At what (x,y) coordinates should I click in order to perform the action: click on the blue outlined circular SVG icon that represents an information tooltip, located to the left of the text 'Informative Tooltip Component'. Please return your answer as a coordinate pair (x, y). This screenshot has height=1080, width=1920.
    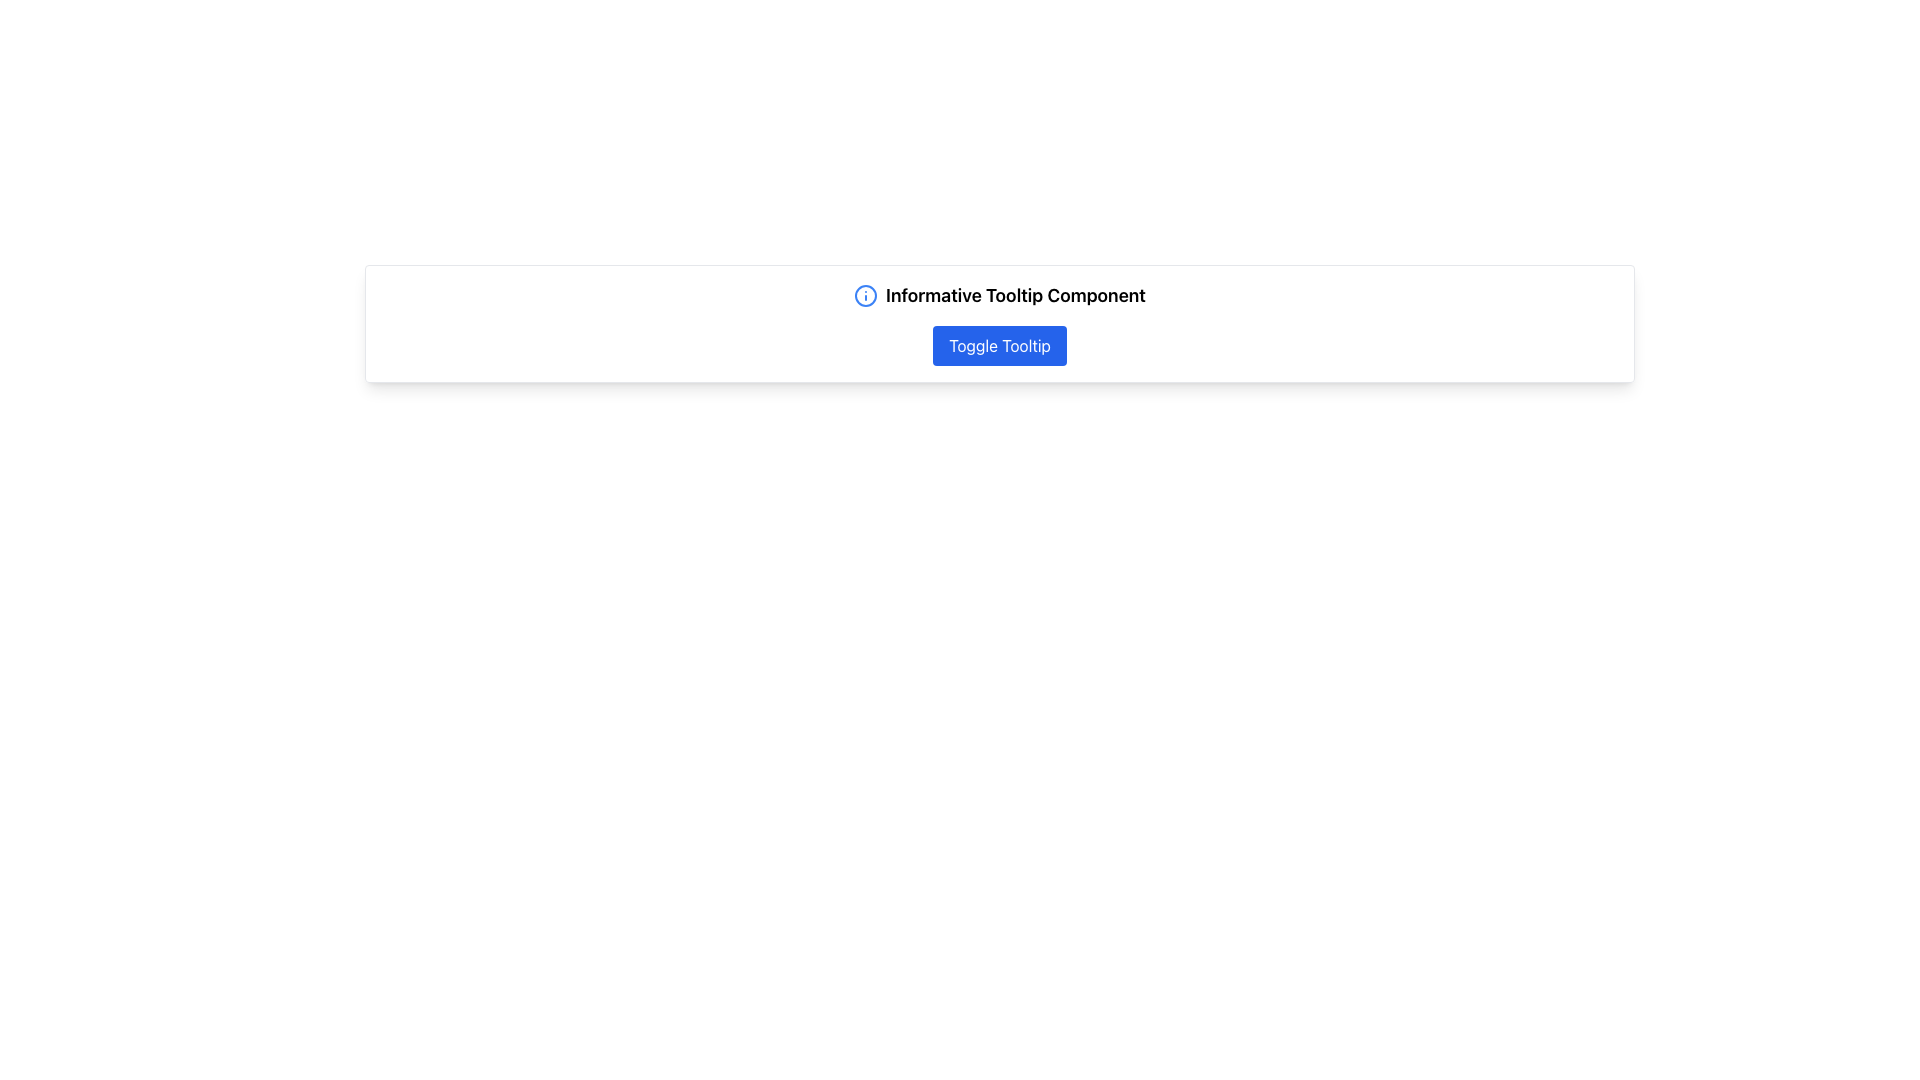
    Looking at the image, I should click on (865, 296).